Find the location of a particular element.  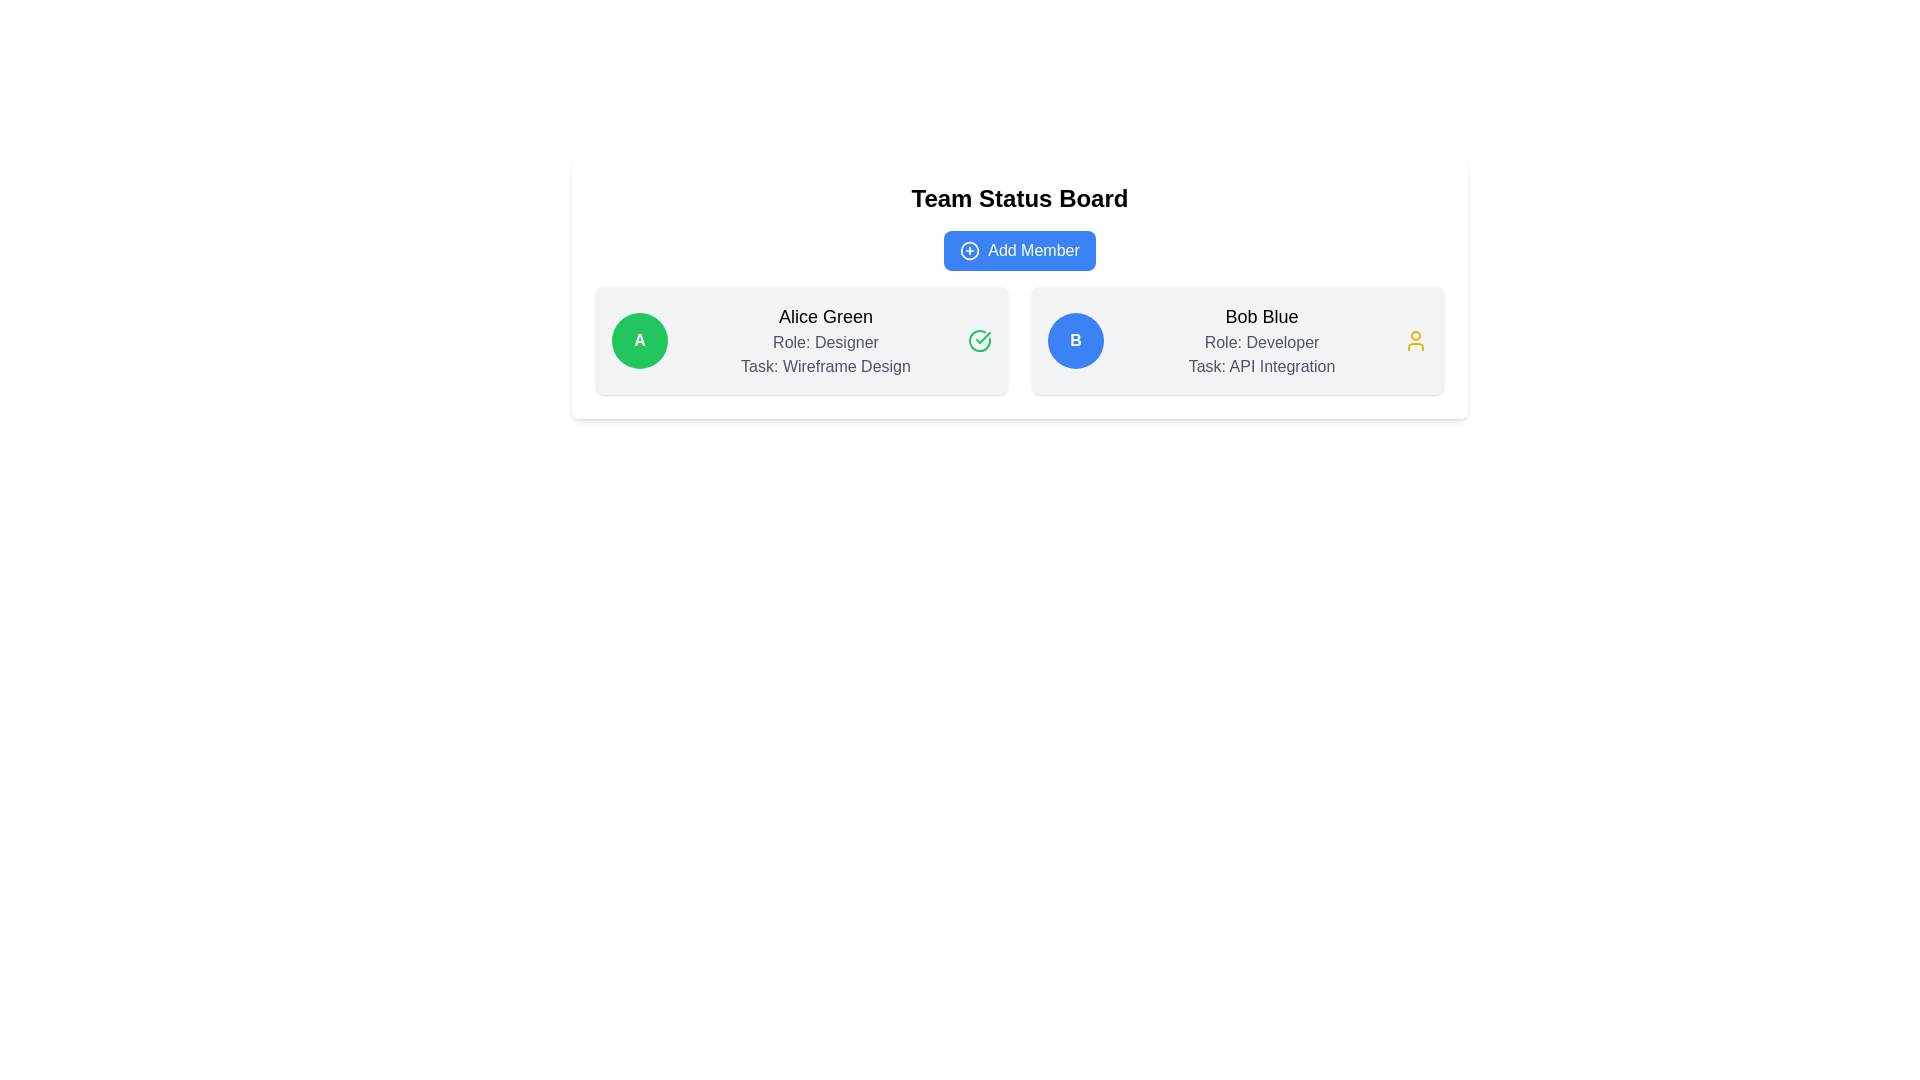

the Avatar Icon representing 'Bob Blue' located at the far-left side of the user profile card in the user list interface is located at coordinates (1074, 339).